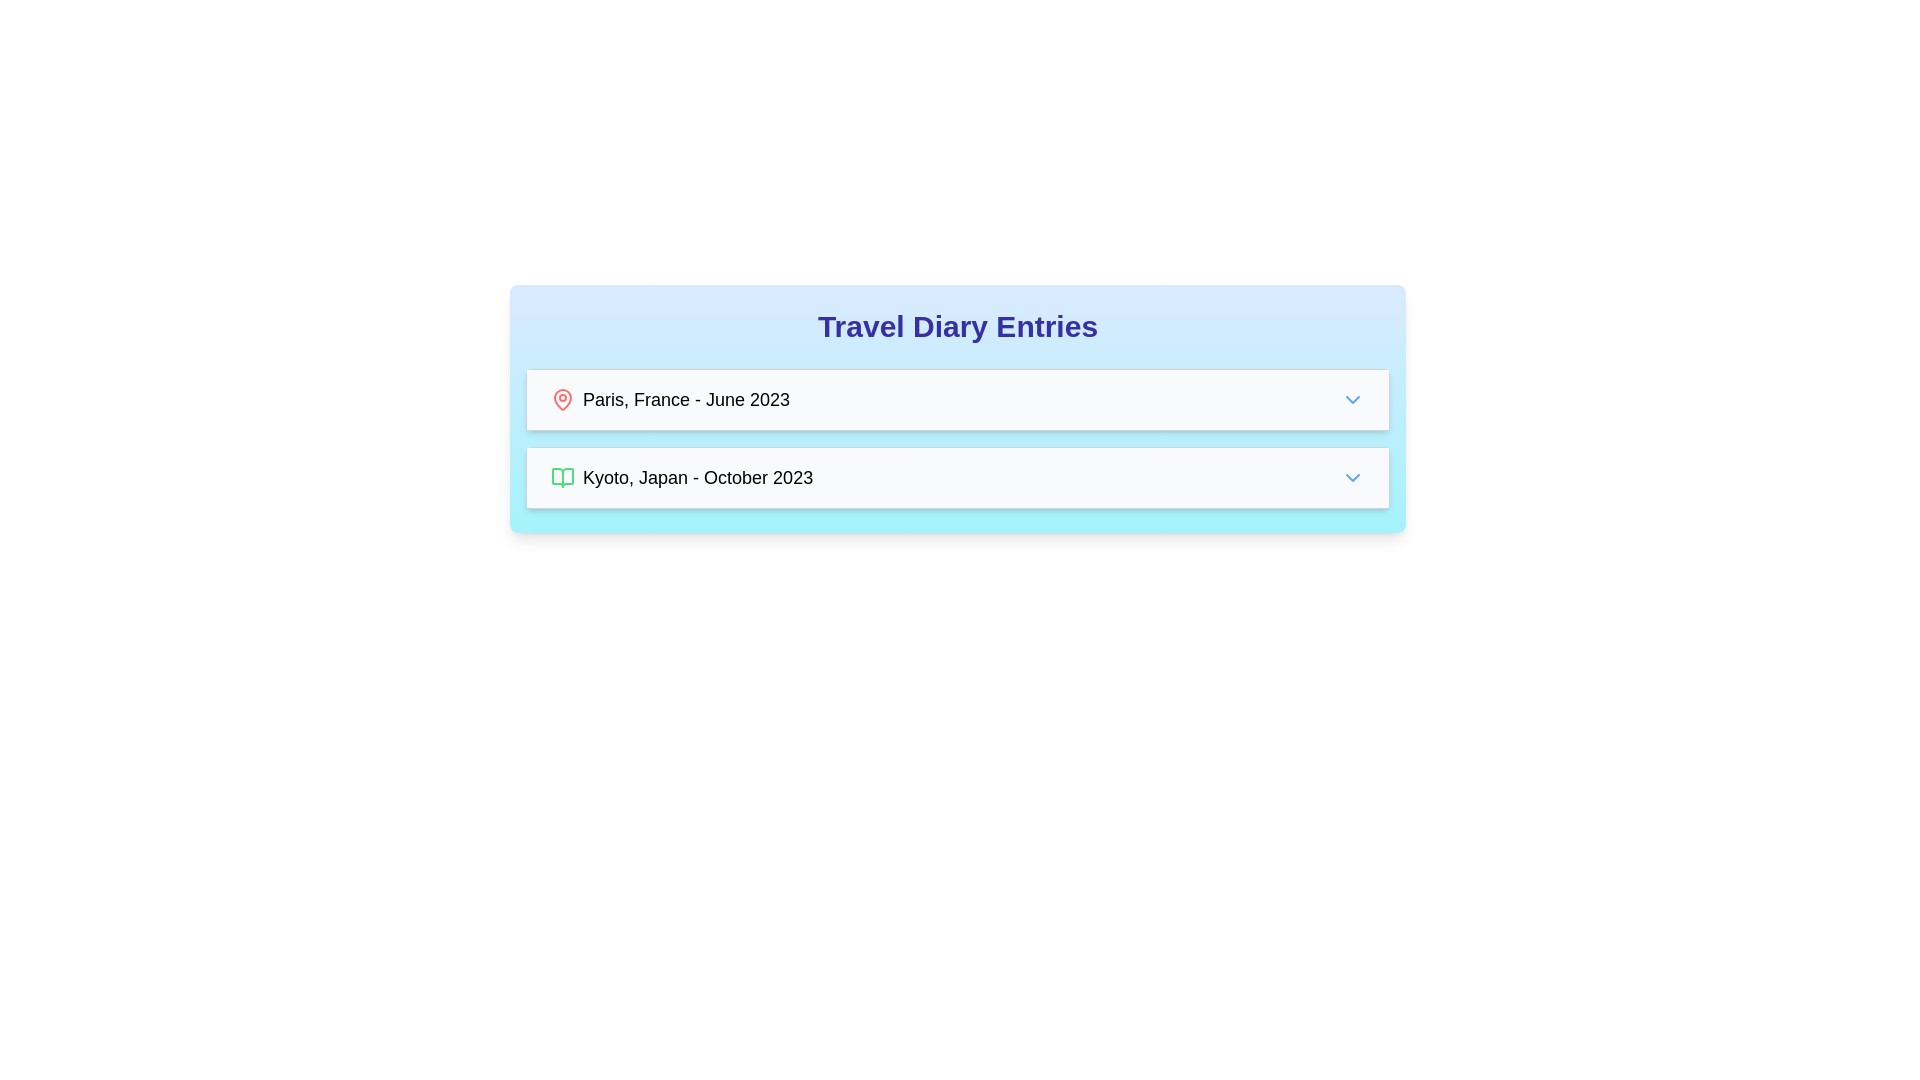  What do you see at coordinates (1353, 478) in the screenshot?
I see `the downward-pointing chevron icon on the right side of the entry labeled 'Kyoto, Japan - October 2023'` at bounding box center [1353, 478].